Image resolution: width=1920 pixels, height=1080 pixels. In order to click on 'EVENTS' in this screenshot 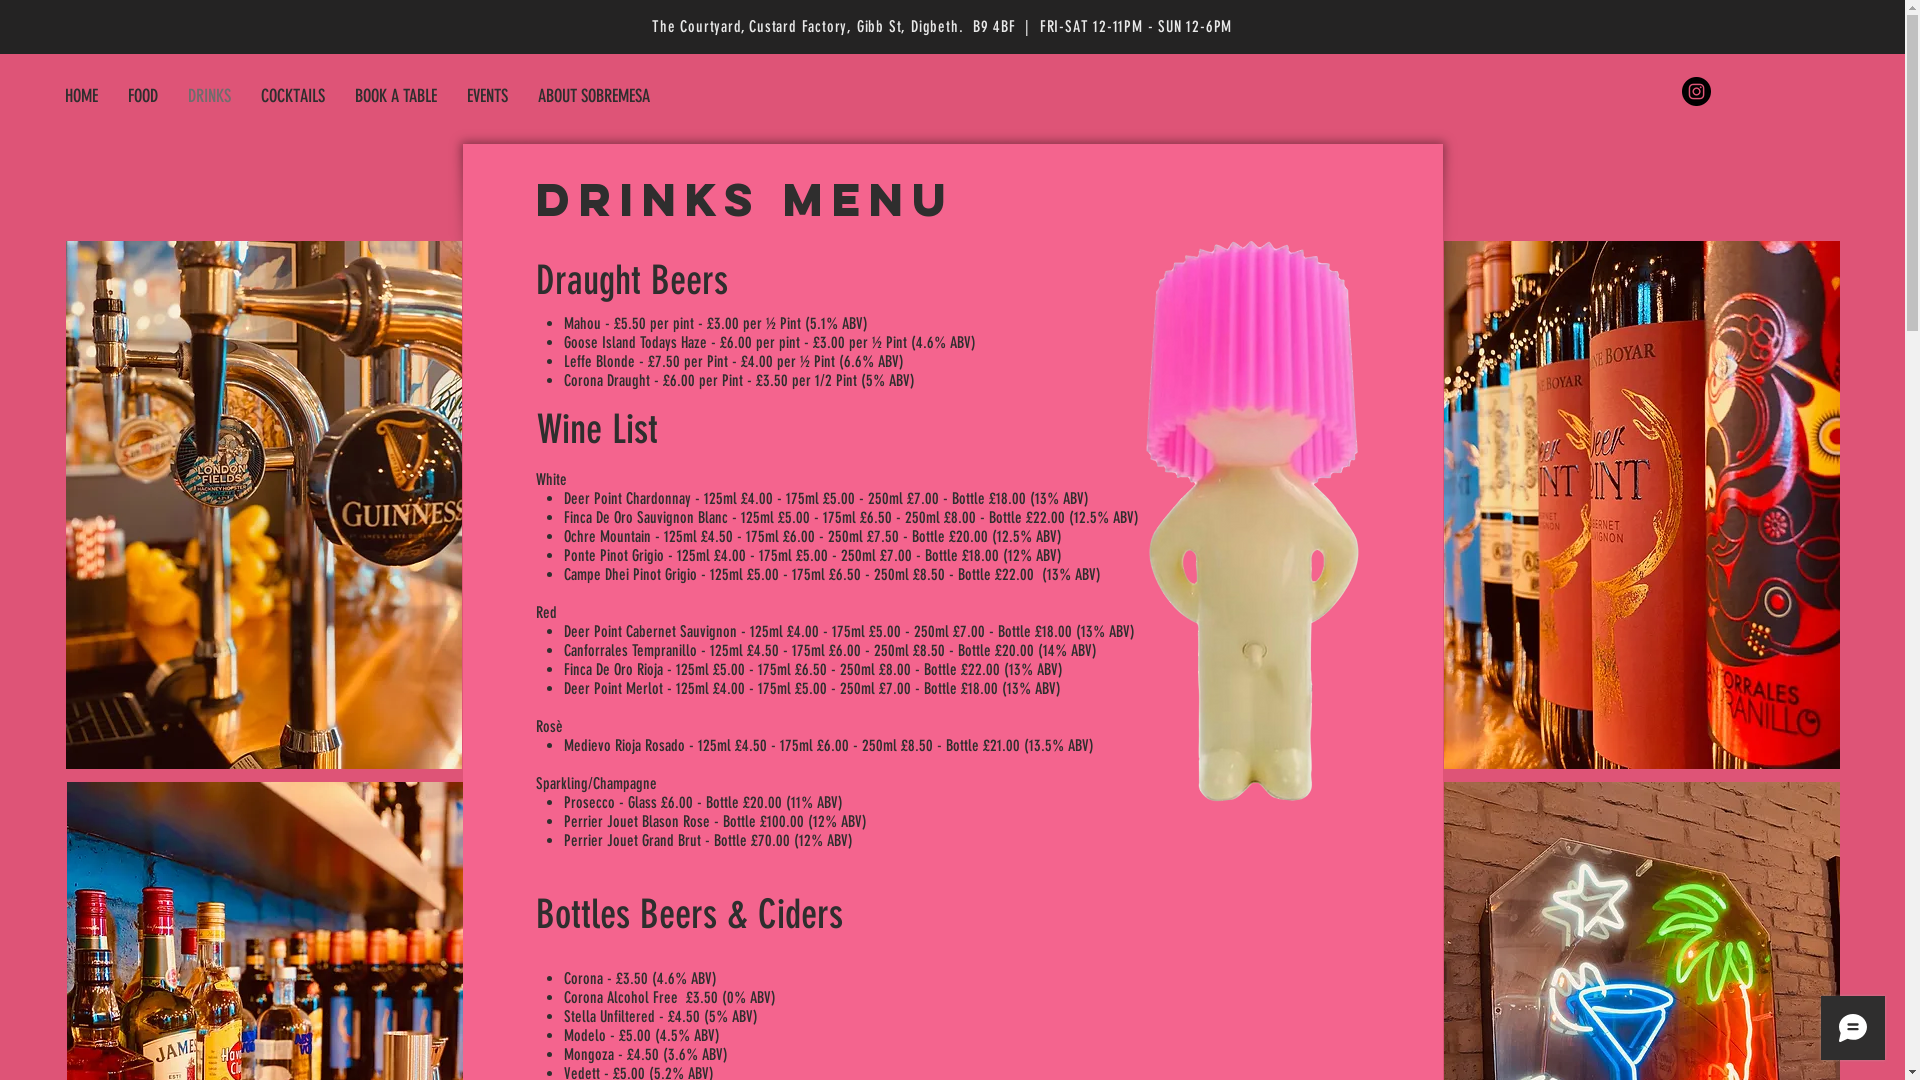, I will do `click(487, 96)`.